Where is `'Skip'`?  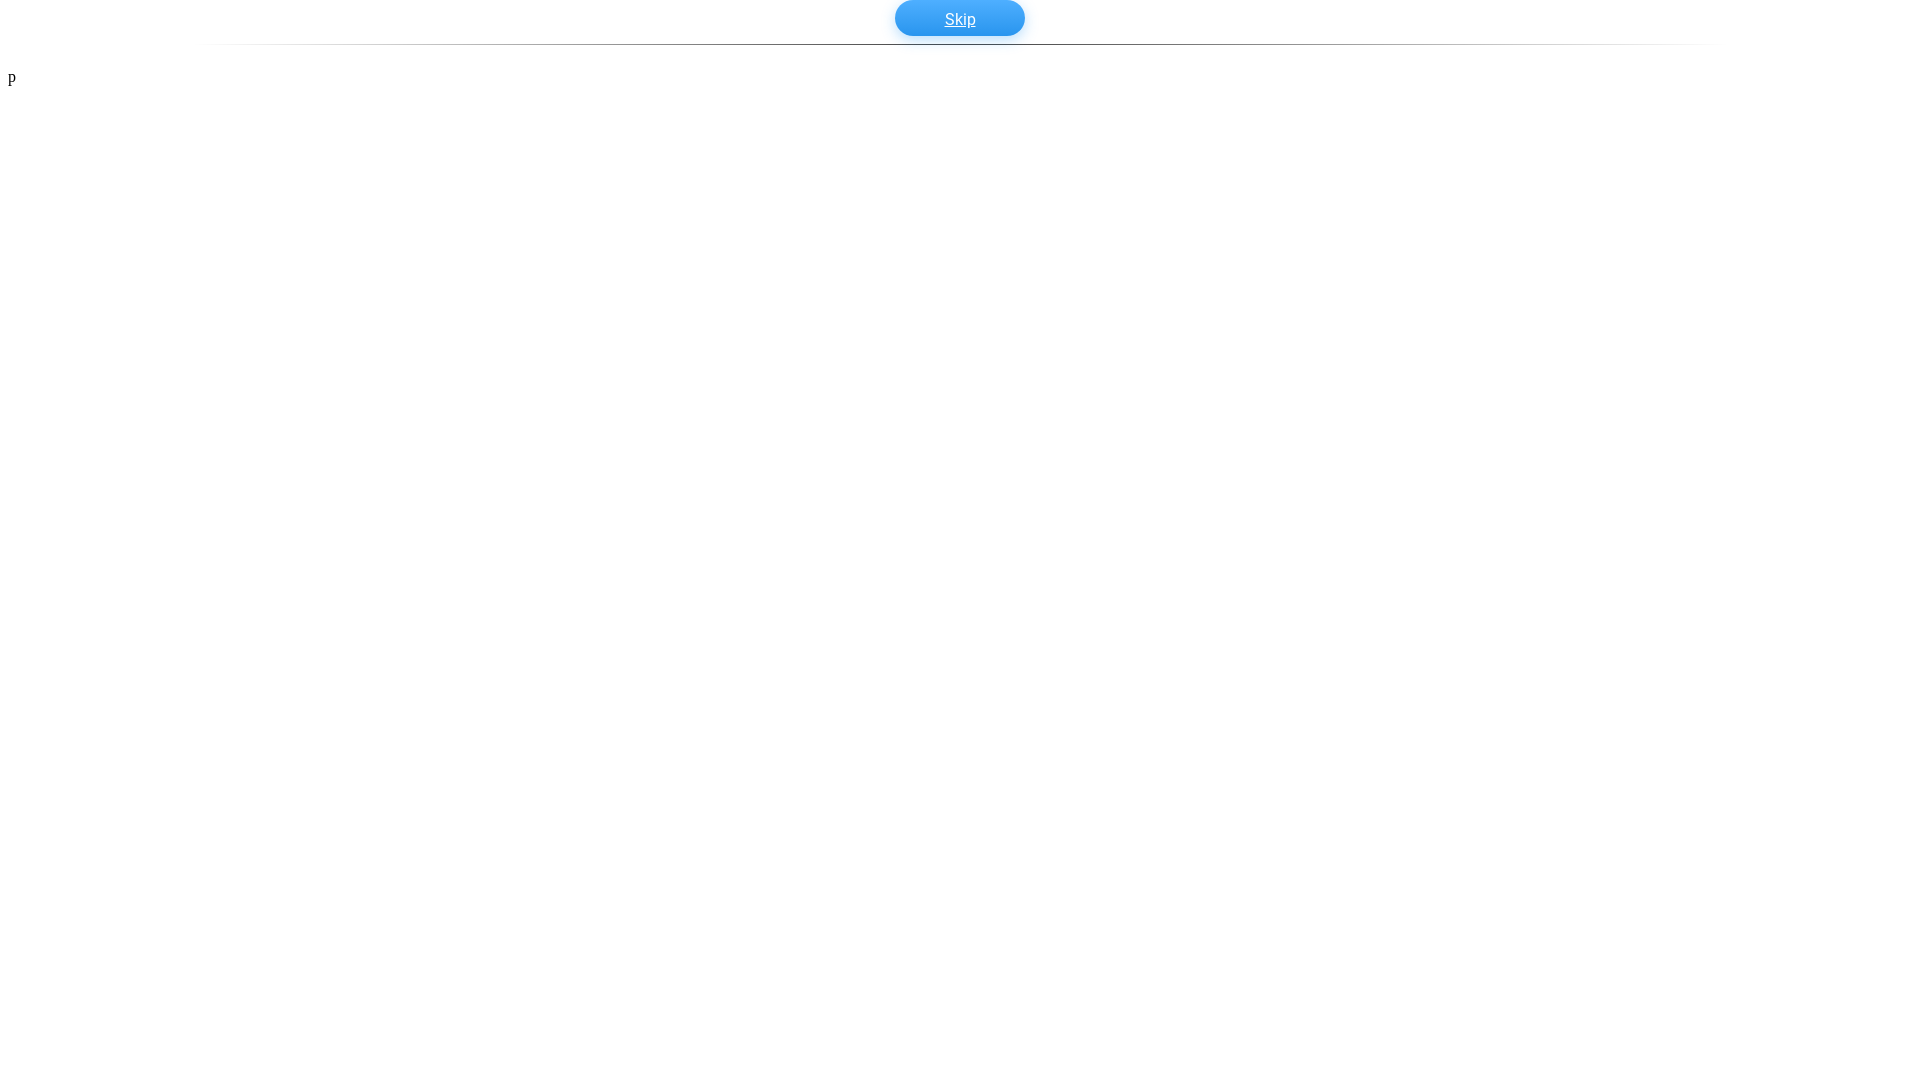
'Skip' is located at coordinates (960, 18).